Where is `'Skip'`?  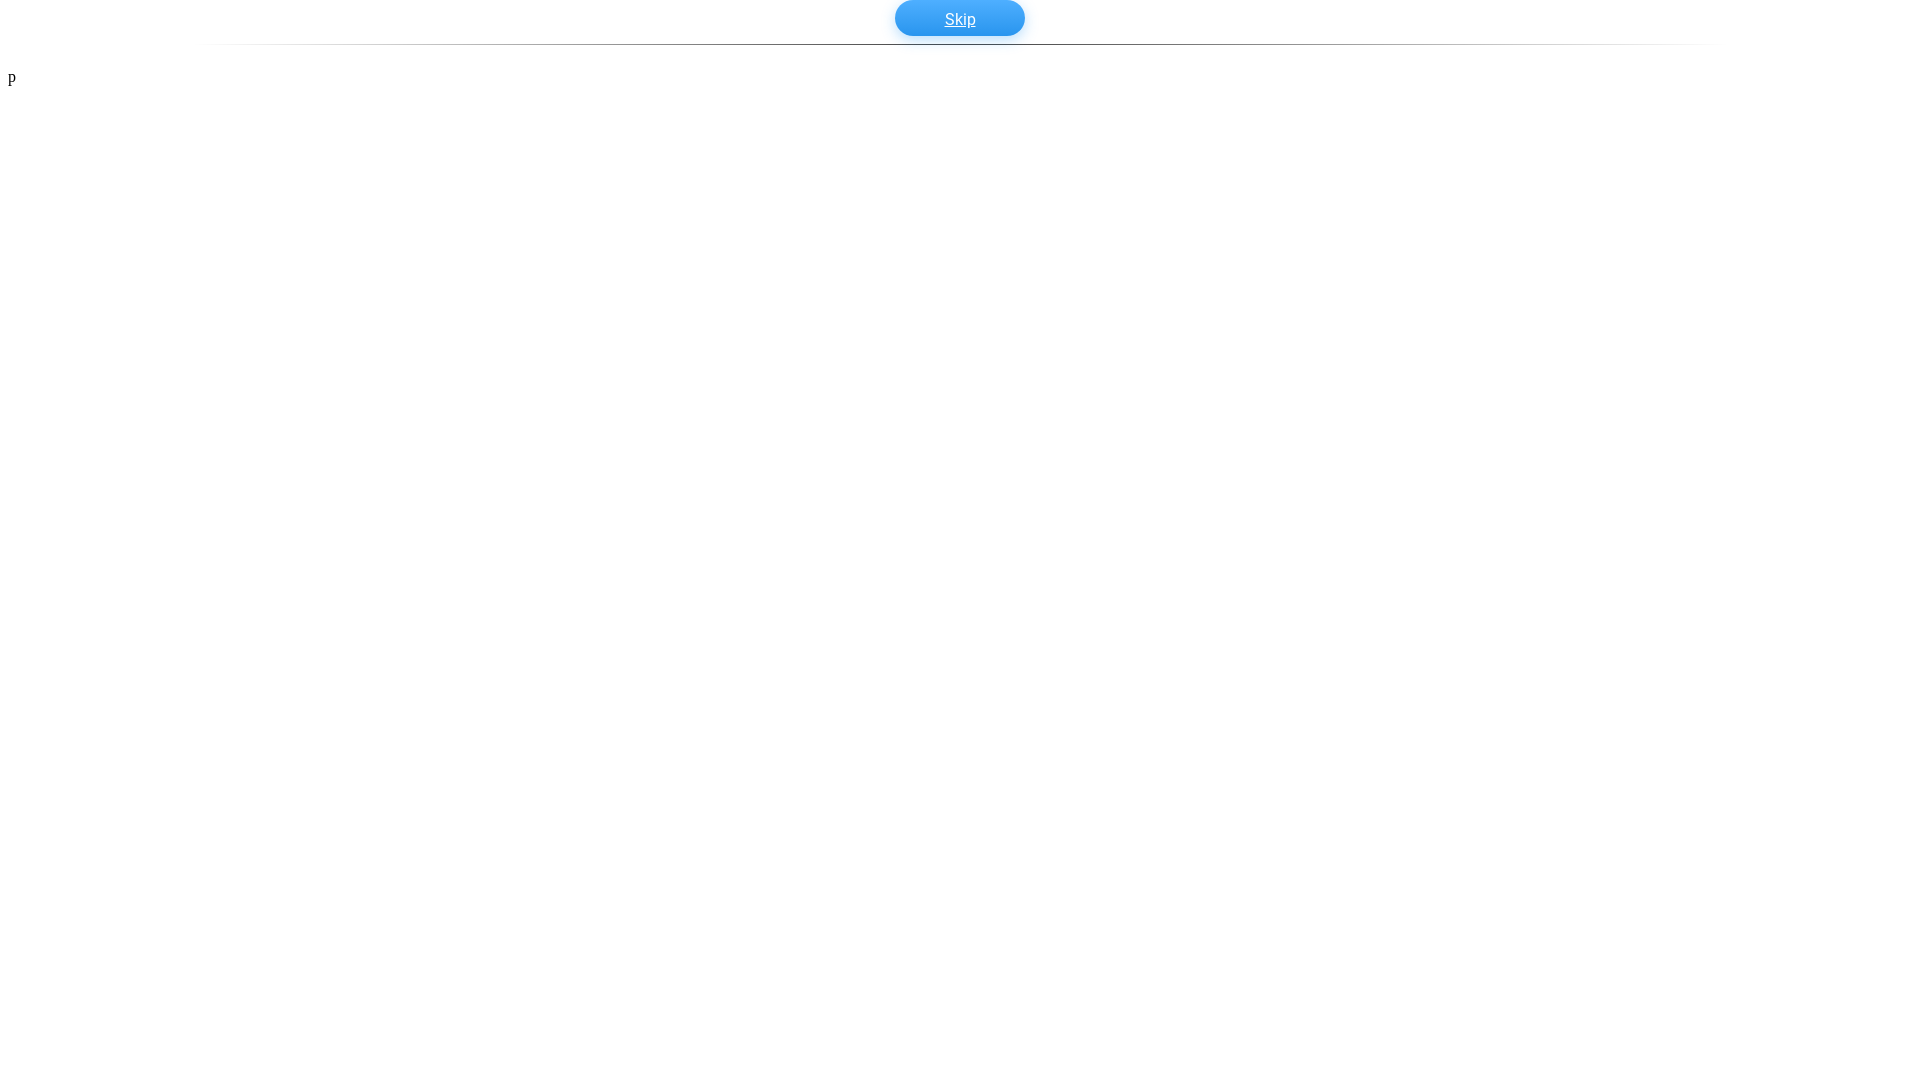
'Skip' is located at coordinates (960, 18).